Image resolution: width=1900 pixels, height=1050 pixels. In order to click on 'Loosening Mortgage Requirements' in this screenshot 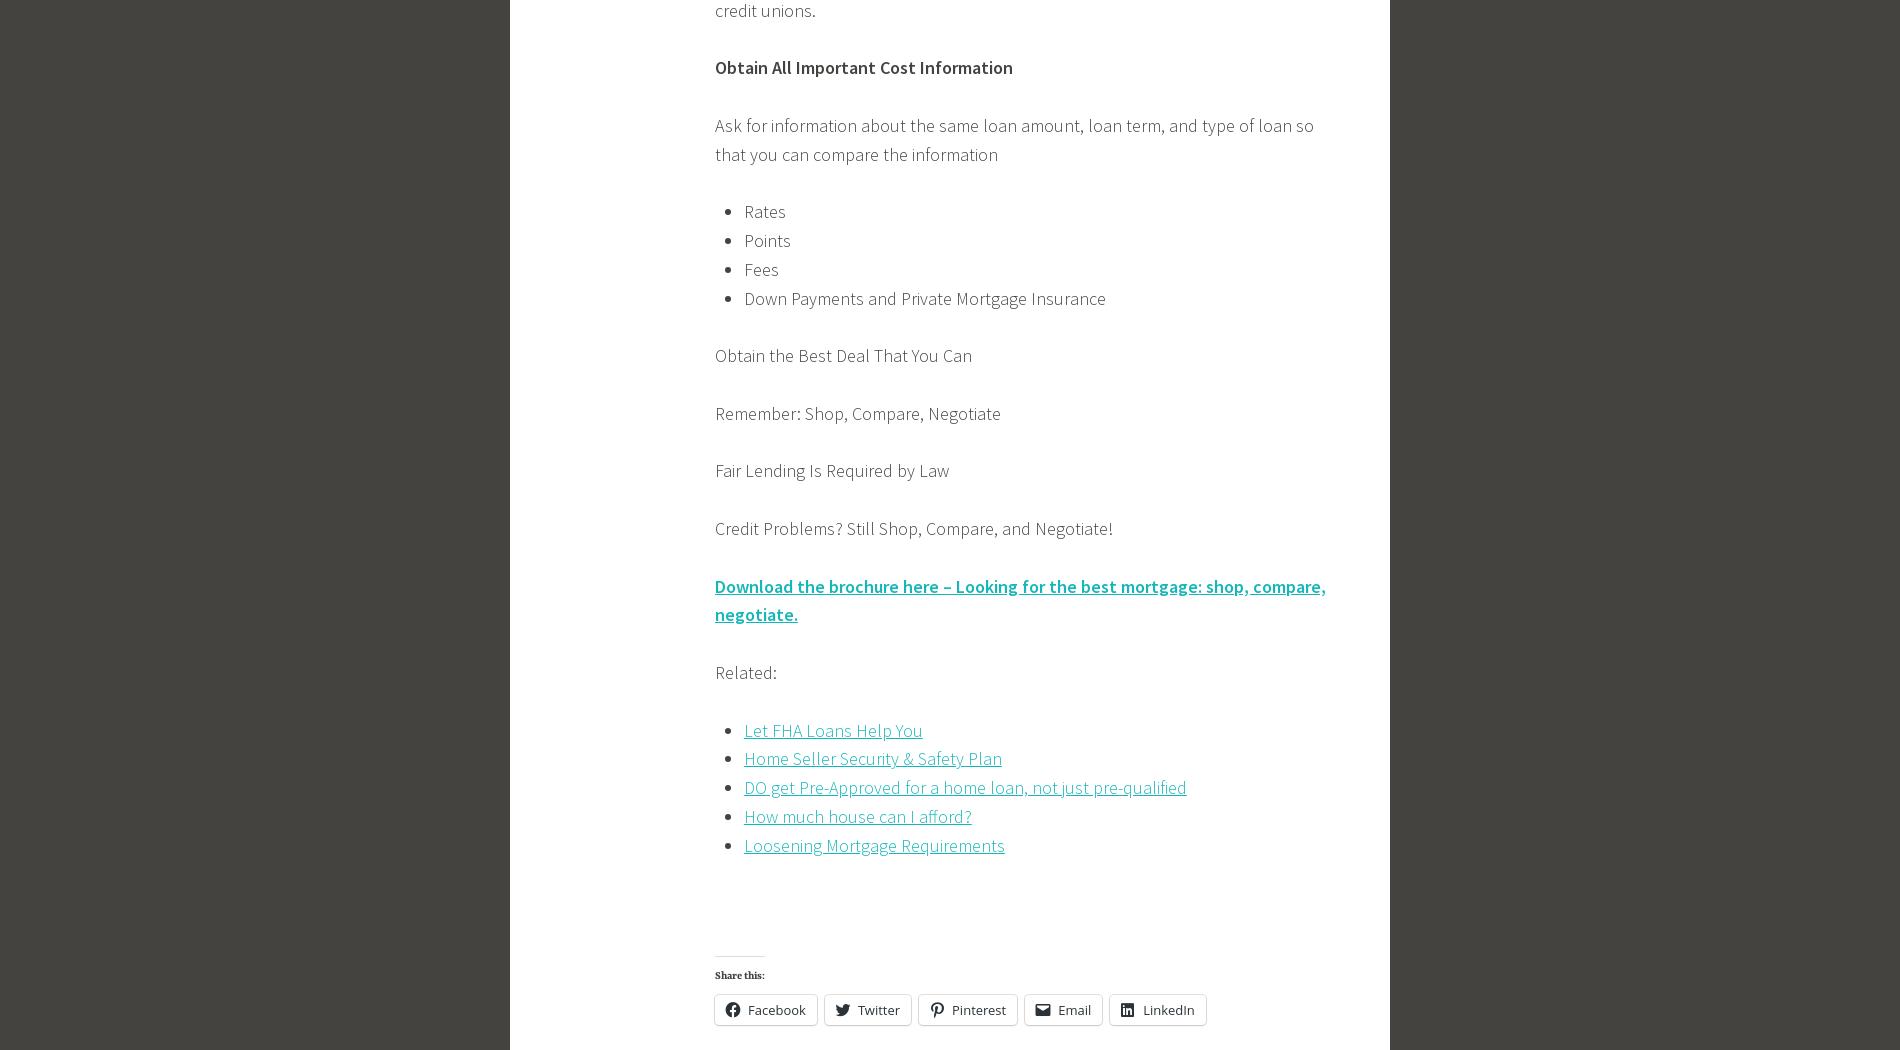, I will do `click(872, 844)`.